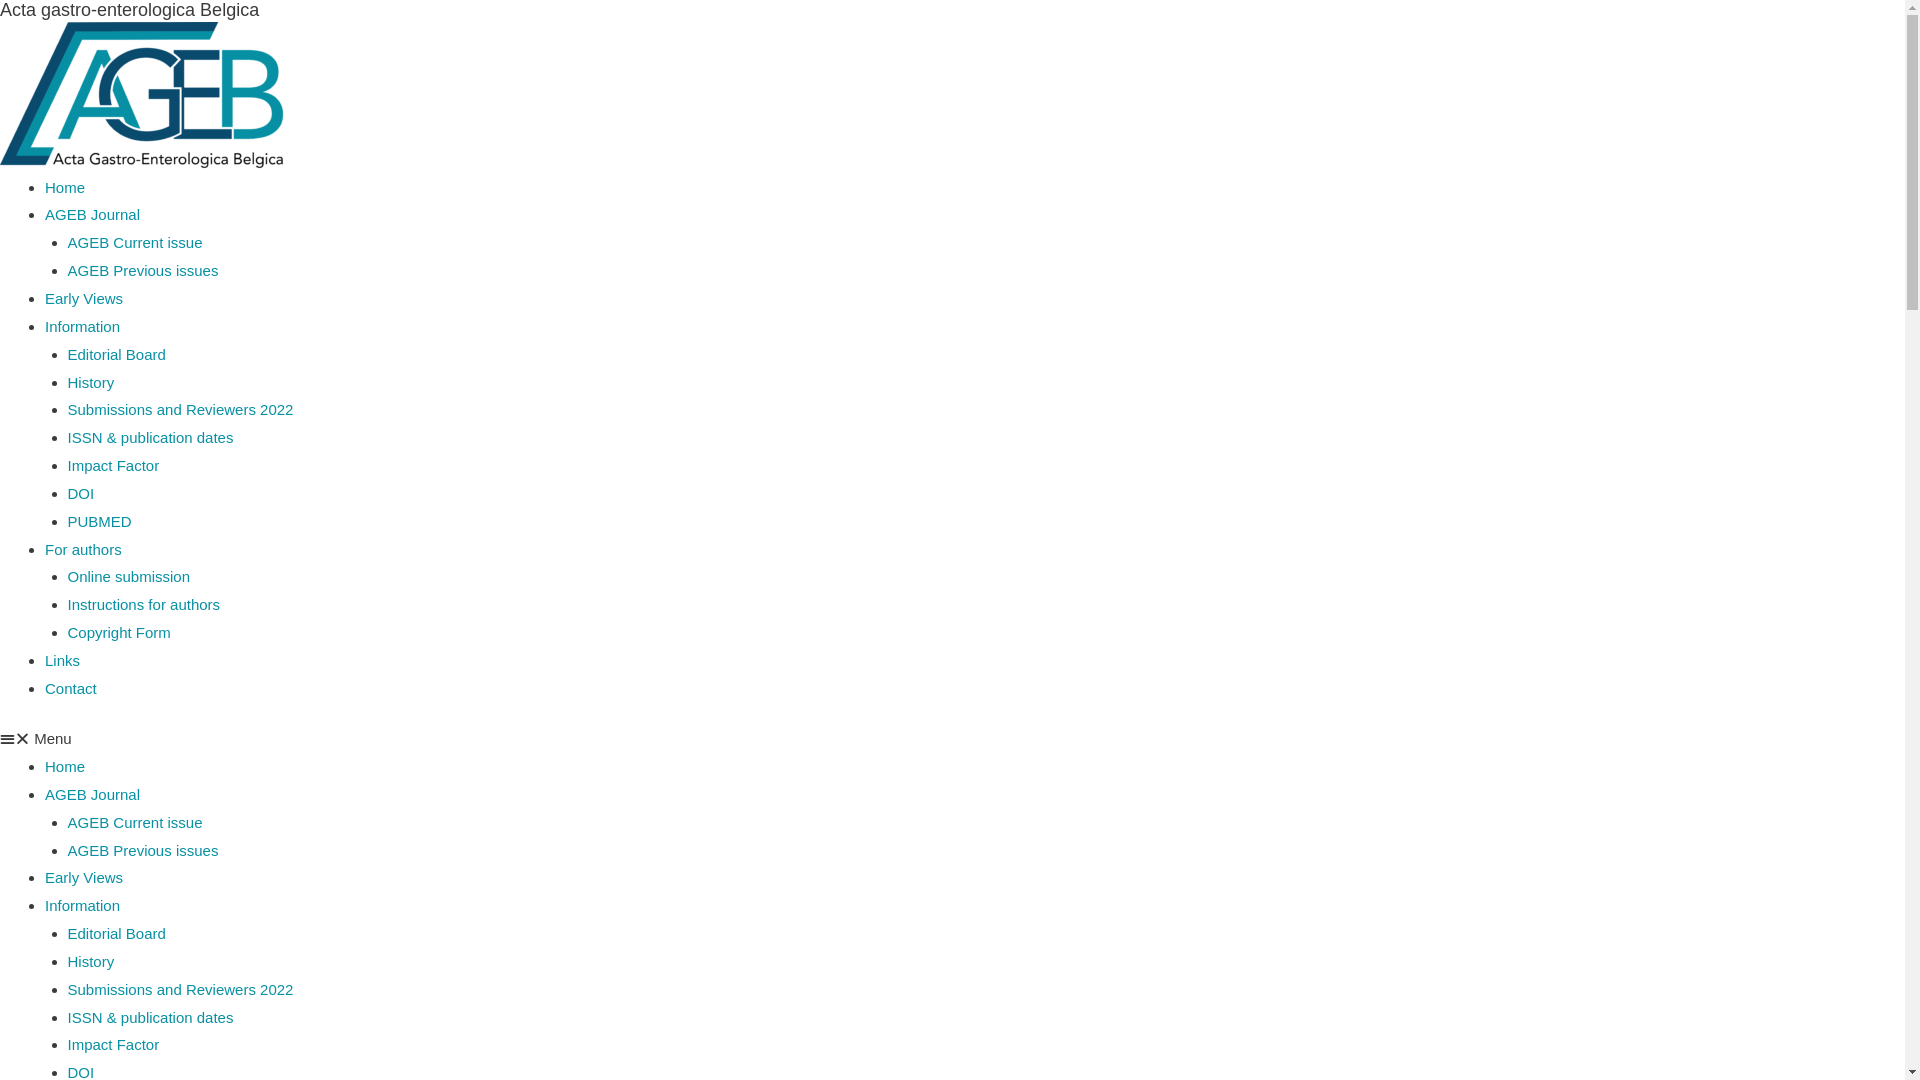  I want to click on 'Early Views', so click(44, 298).